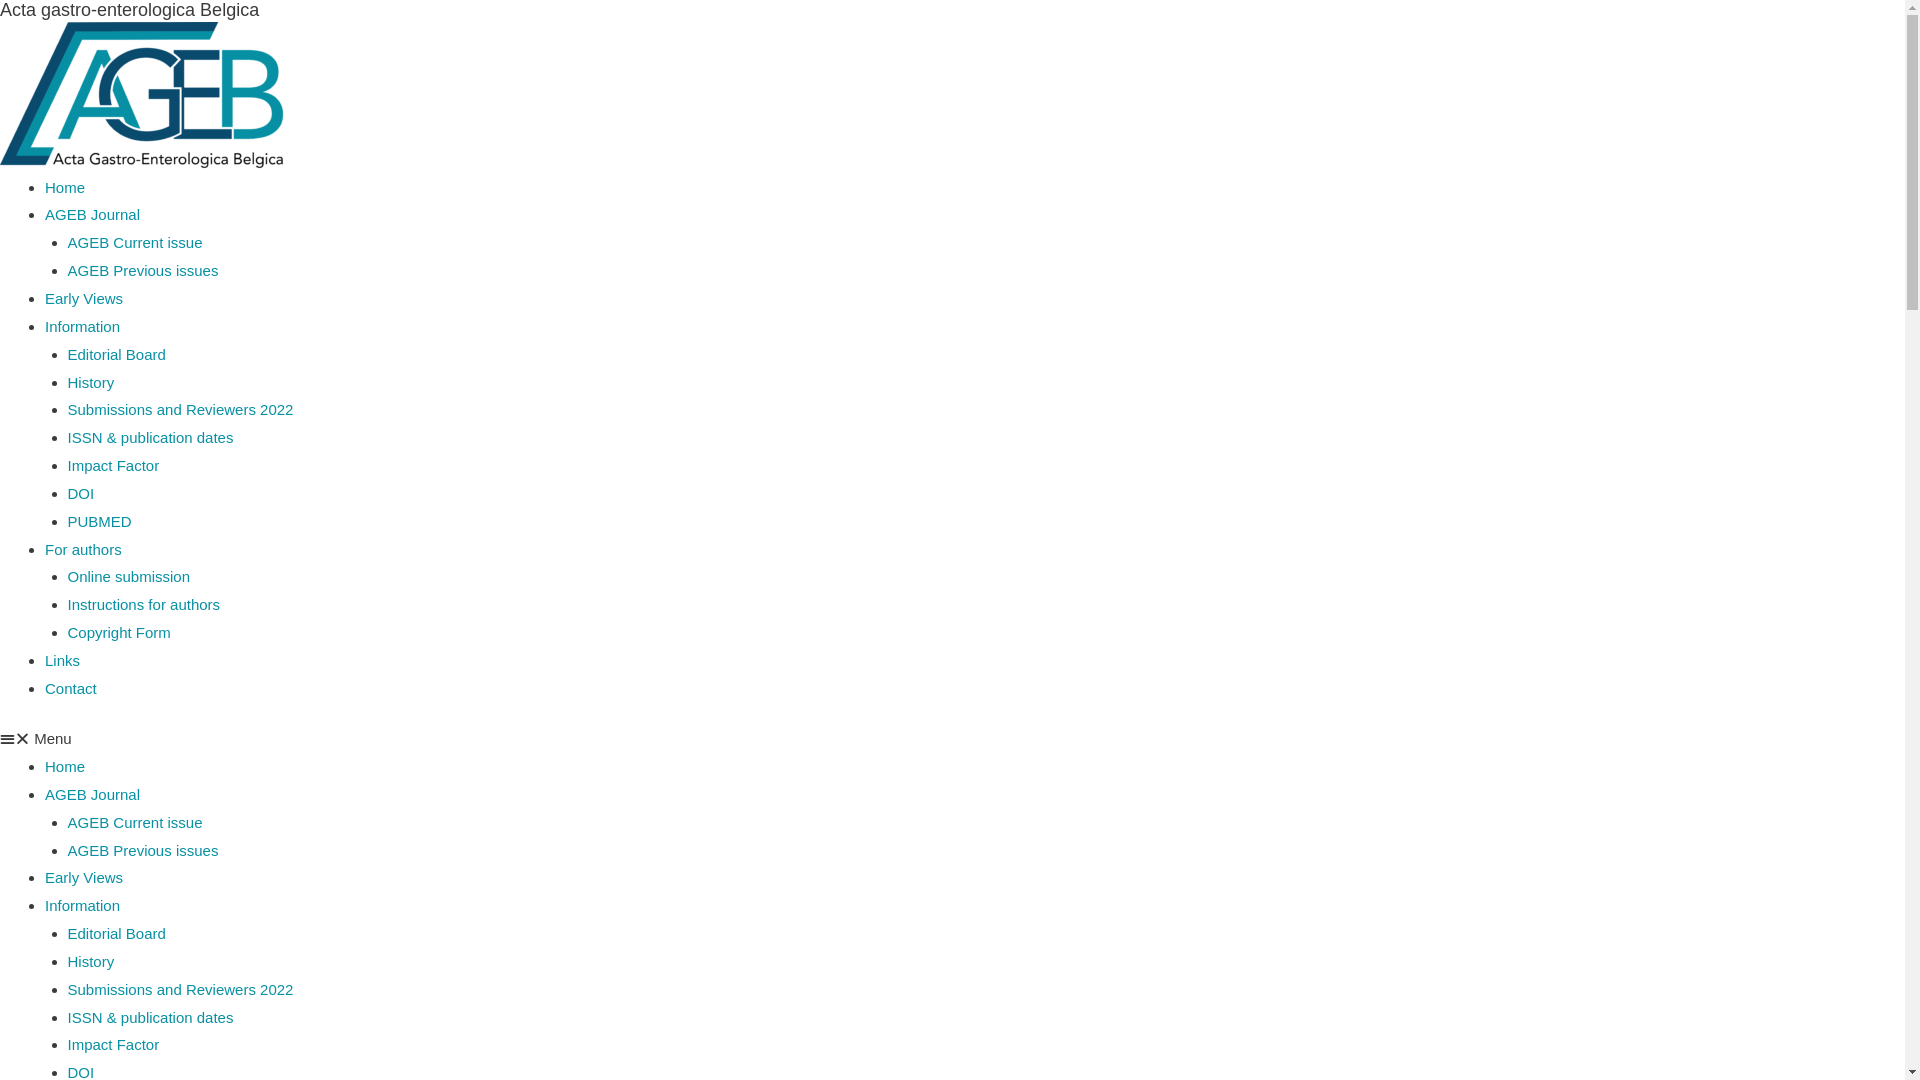  I want to click on 'Early Views', so click(44, 298).